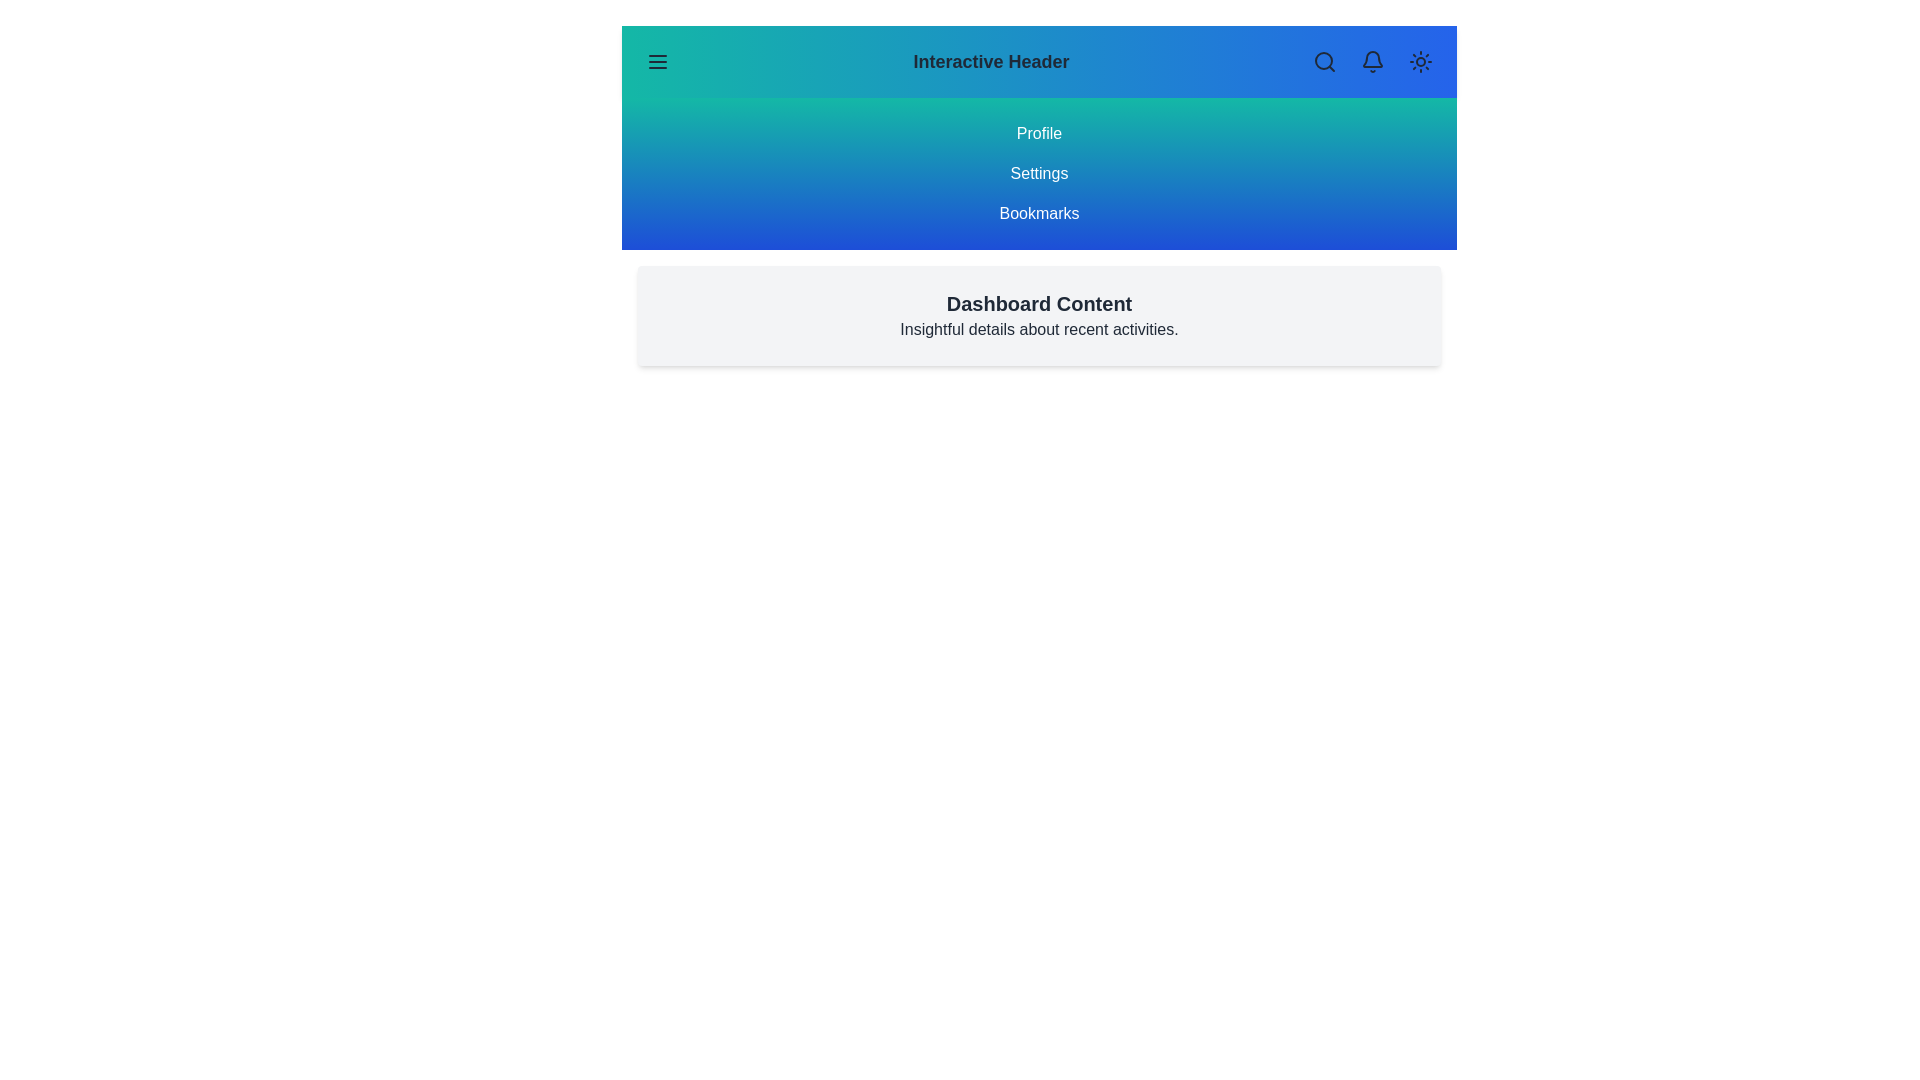 Image resolution: width=1920 pixels, height=1080 pixels. Describe the element at coordinates (1039, 213) in the screenshot. I see `the menu item Bookmarks` at that location.